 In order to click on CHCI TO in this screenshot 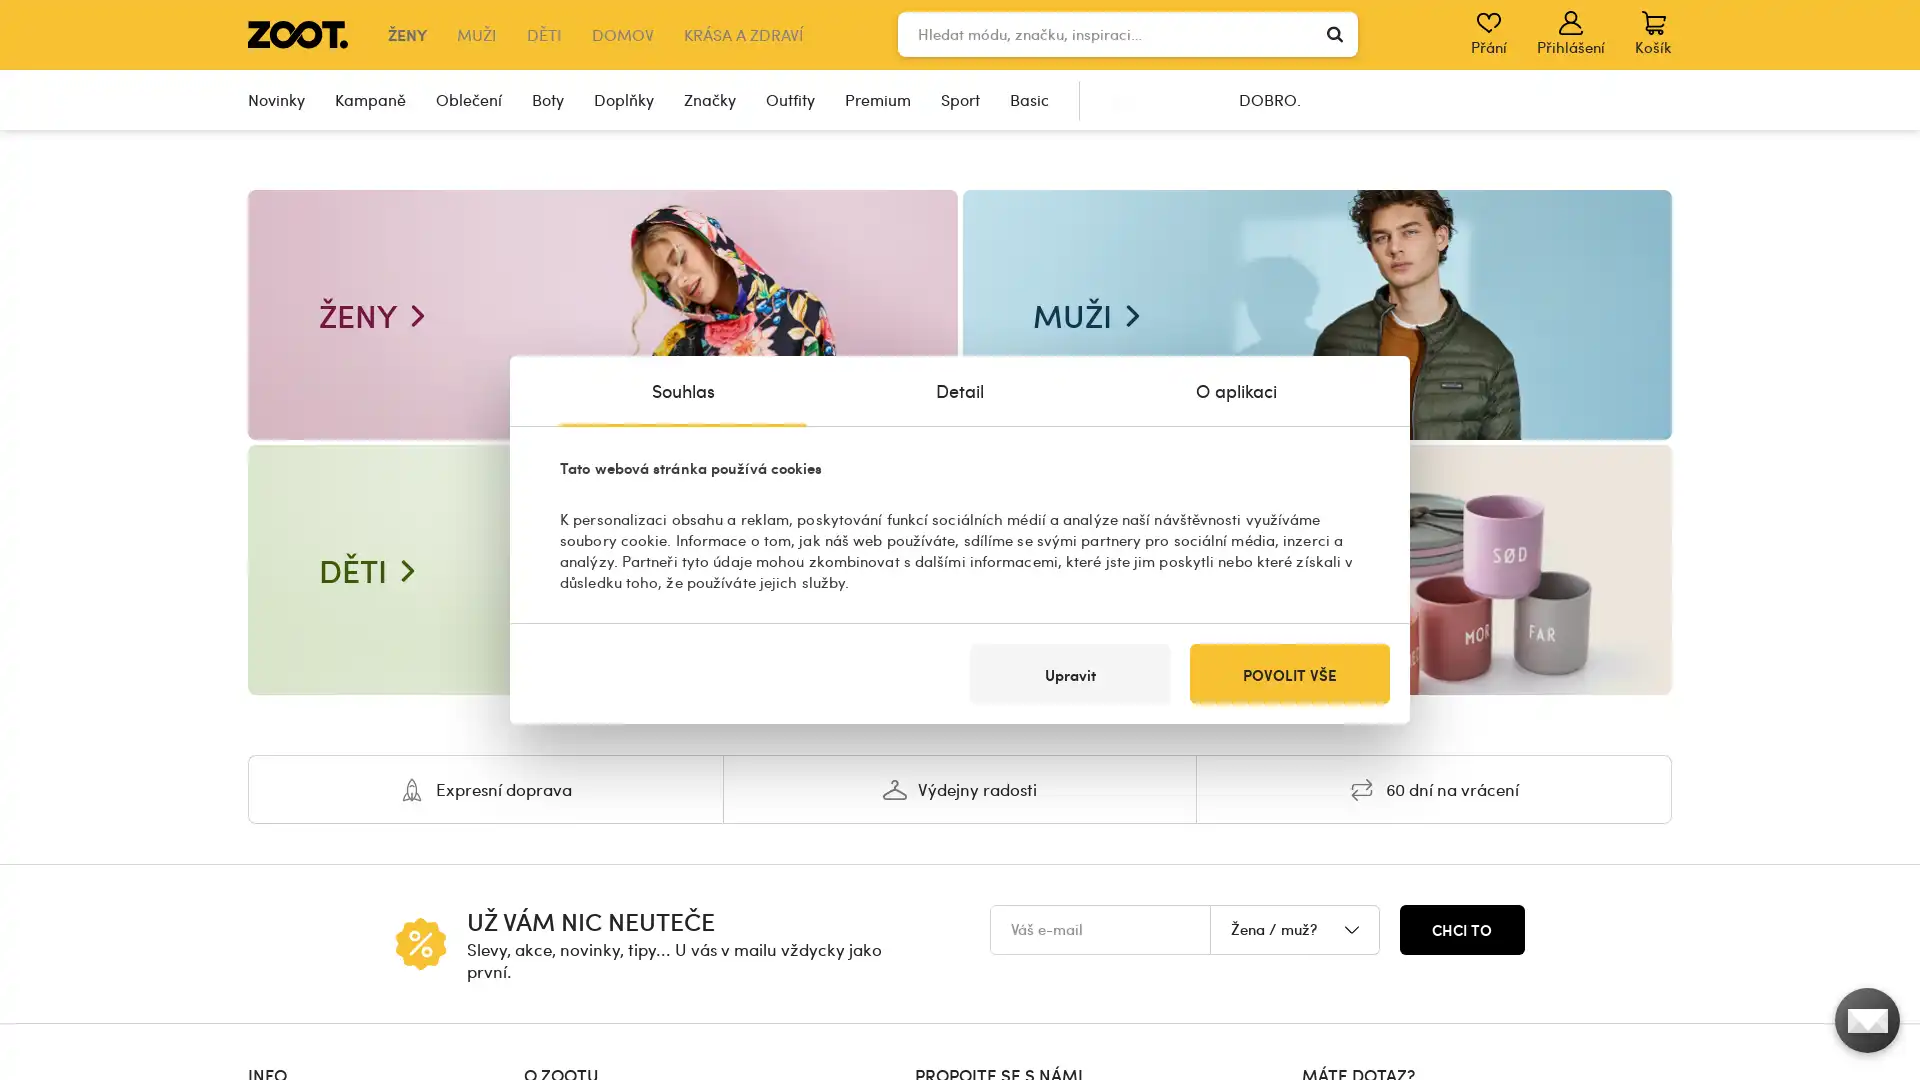, I will do `click(1462, 929)`.